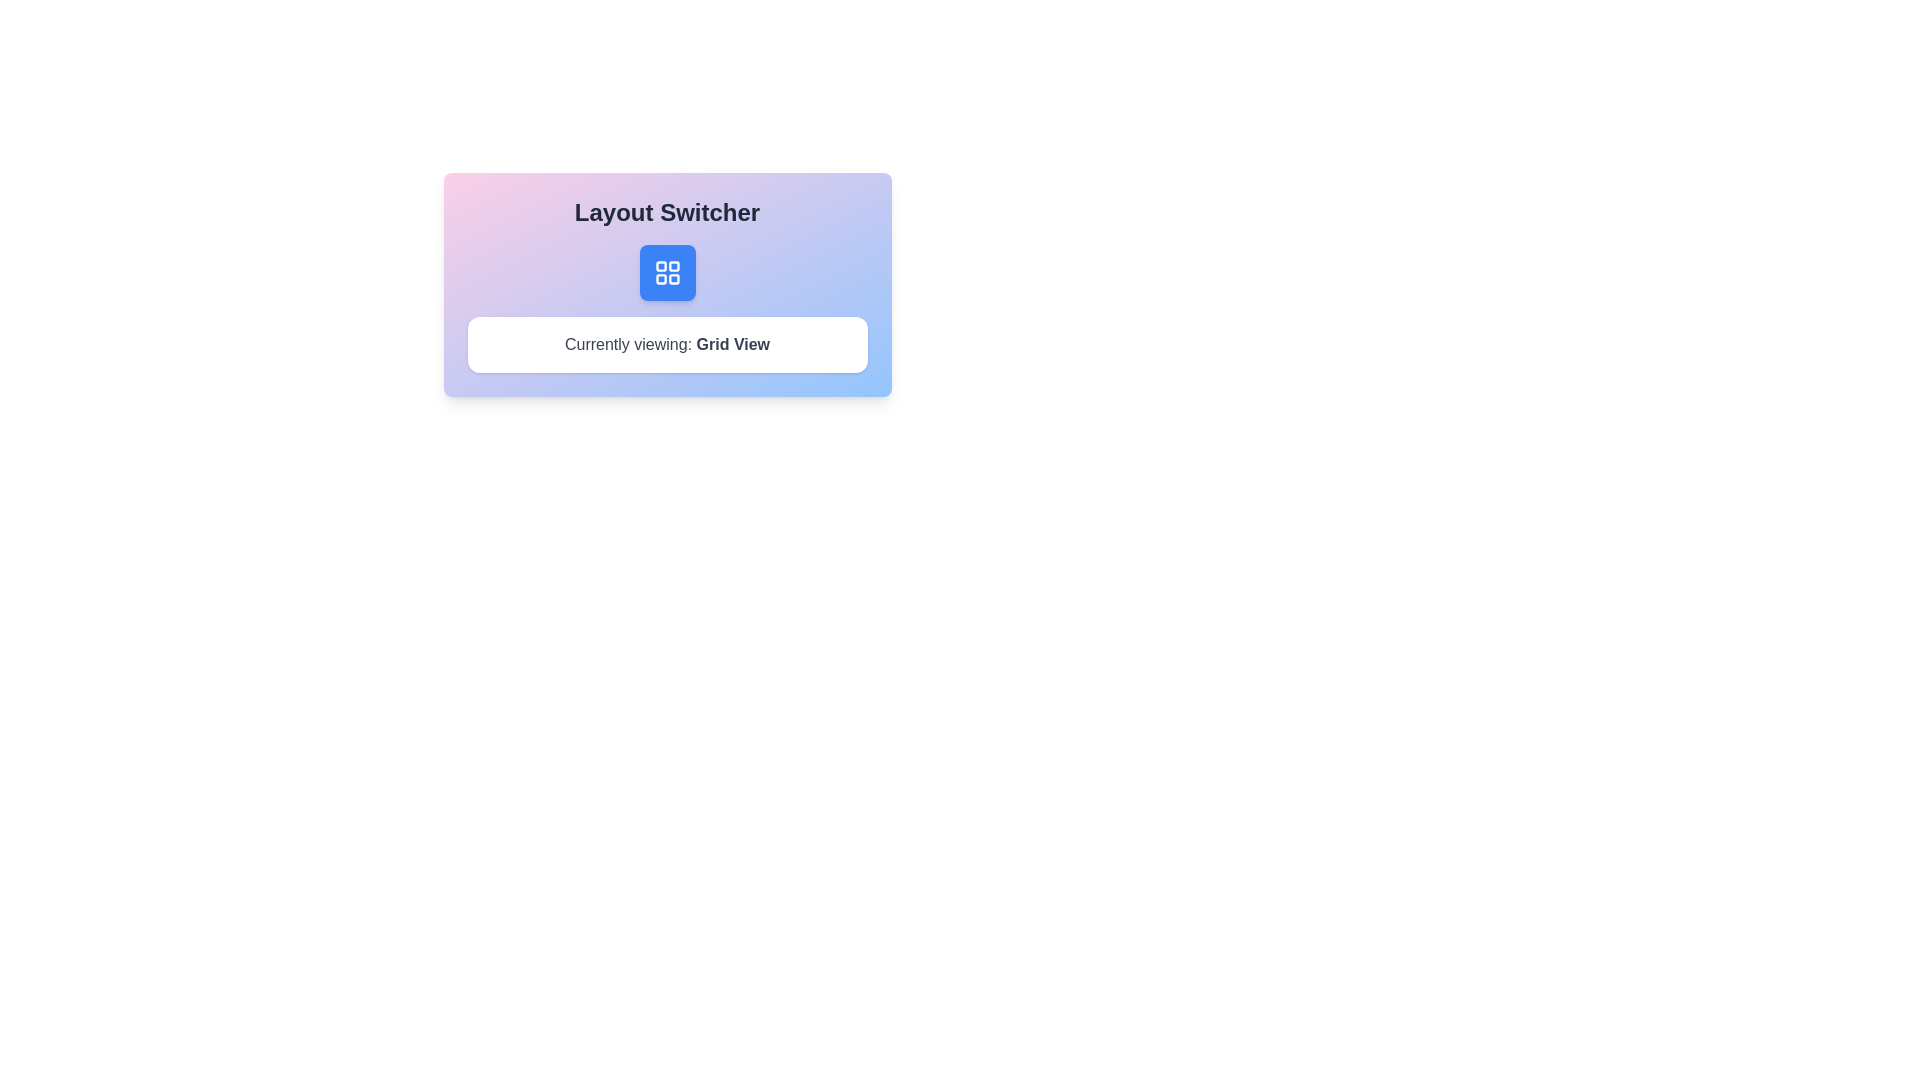  Describe the element at coordinates (667, 273) in the screenshot. I see `the button to observe its hover state effects` at that location.